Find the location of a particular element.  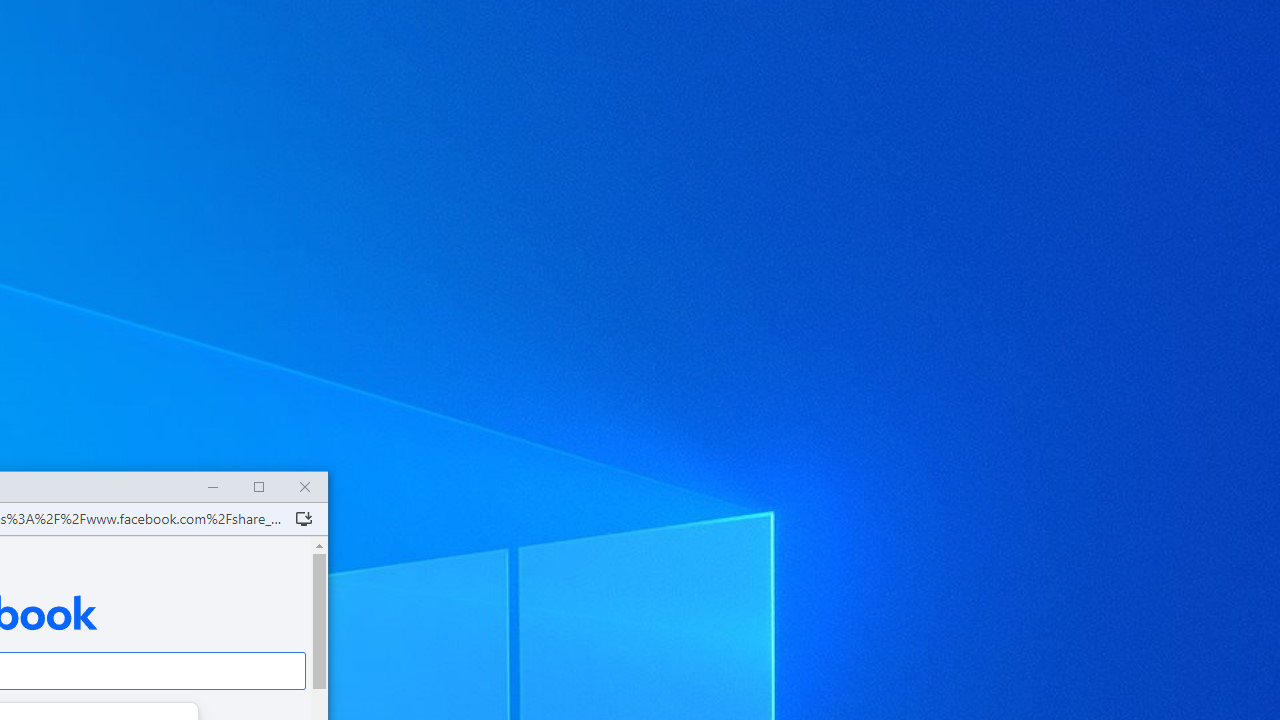

'Maximize' is located at coordinates (257, 487).